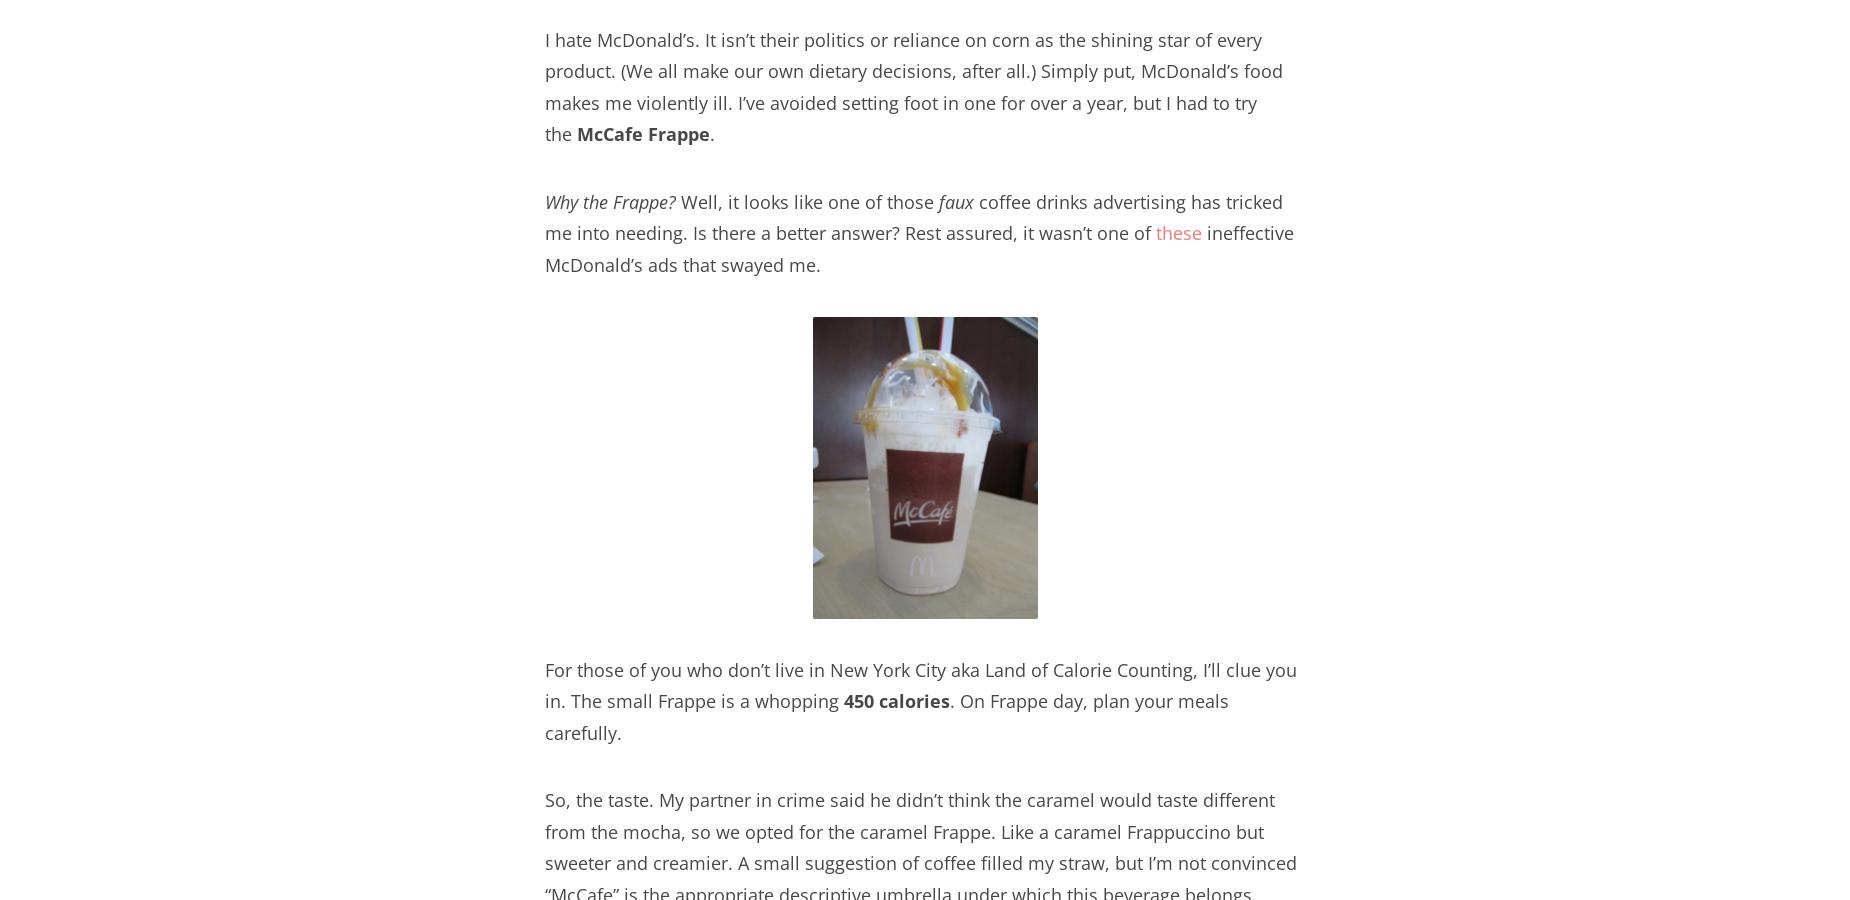  I want to click on 'Well, it looks like one of those', so click(807, 200).